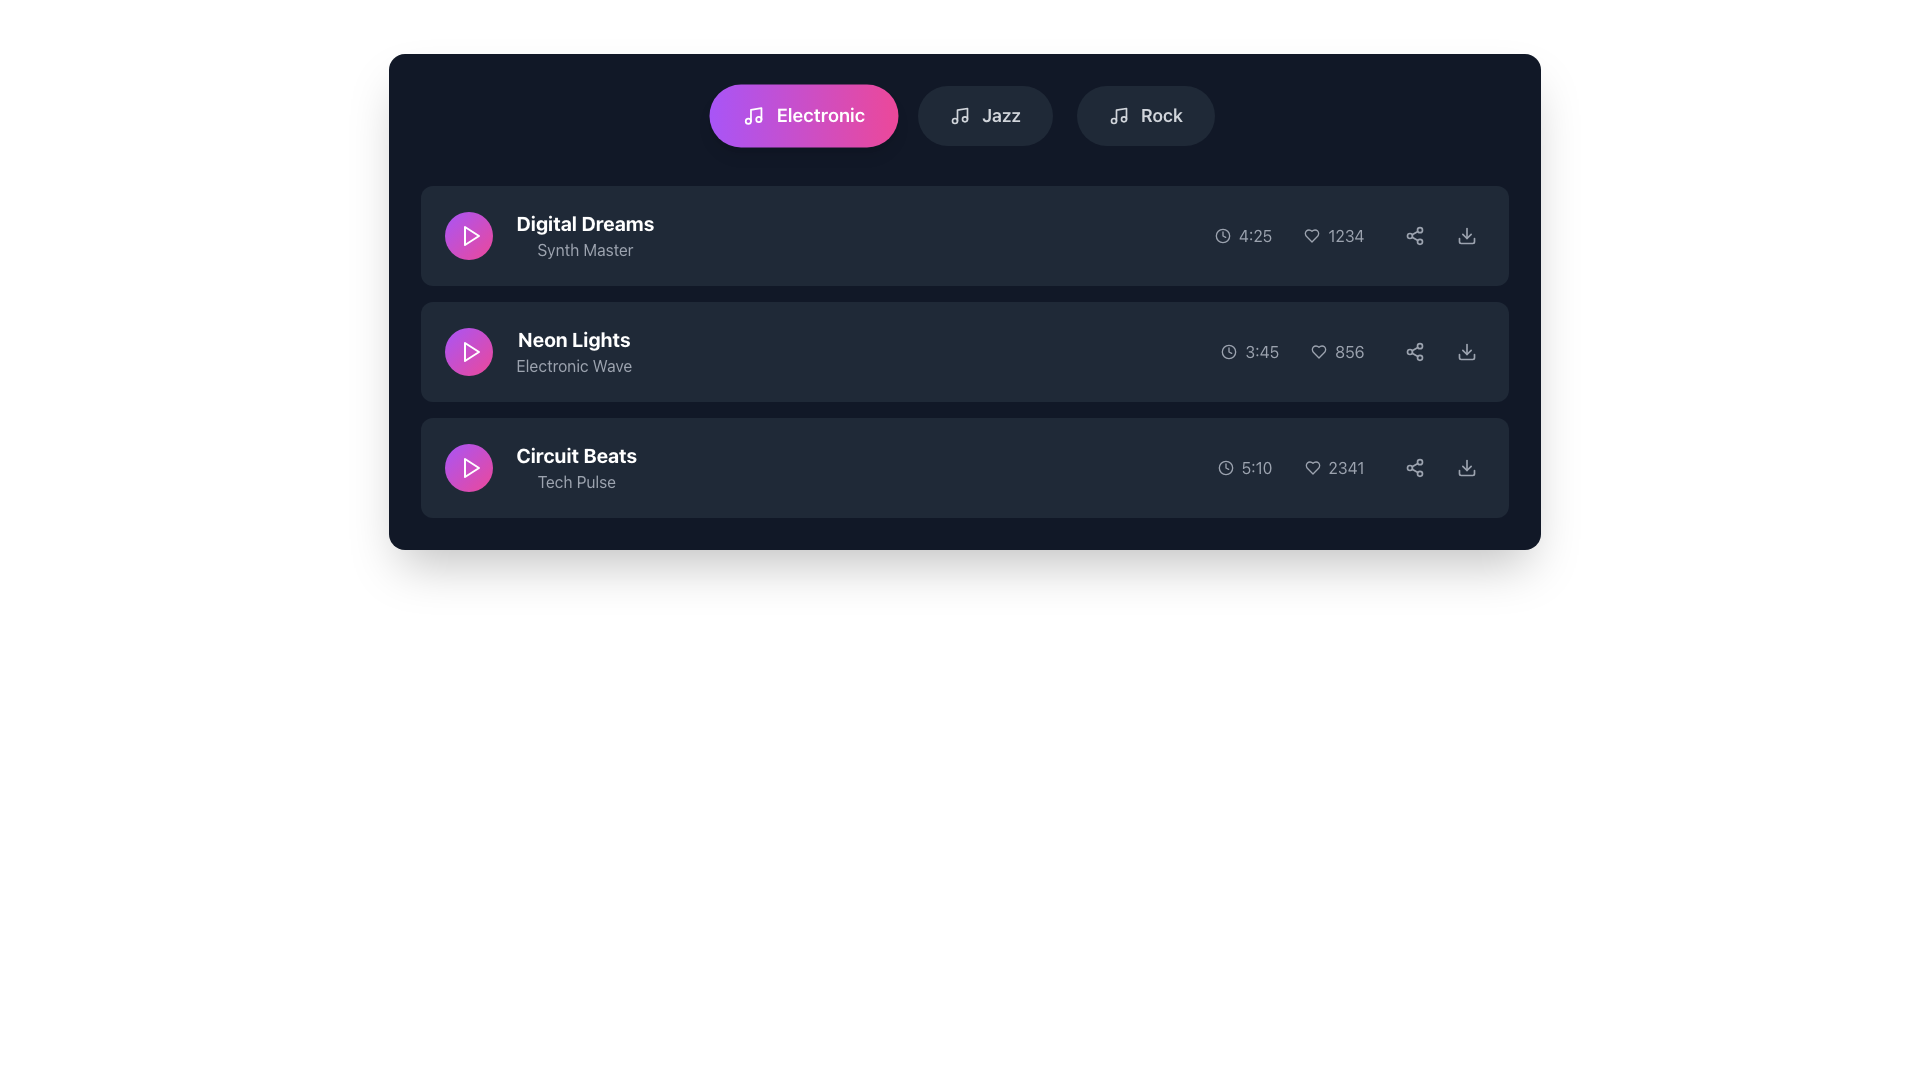 The image size is (1920, 1080). I want to click on the play button located to the left of the text 'Neon Lights', so click(467, 350).